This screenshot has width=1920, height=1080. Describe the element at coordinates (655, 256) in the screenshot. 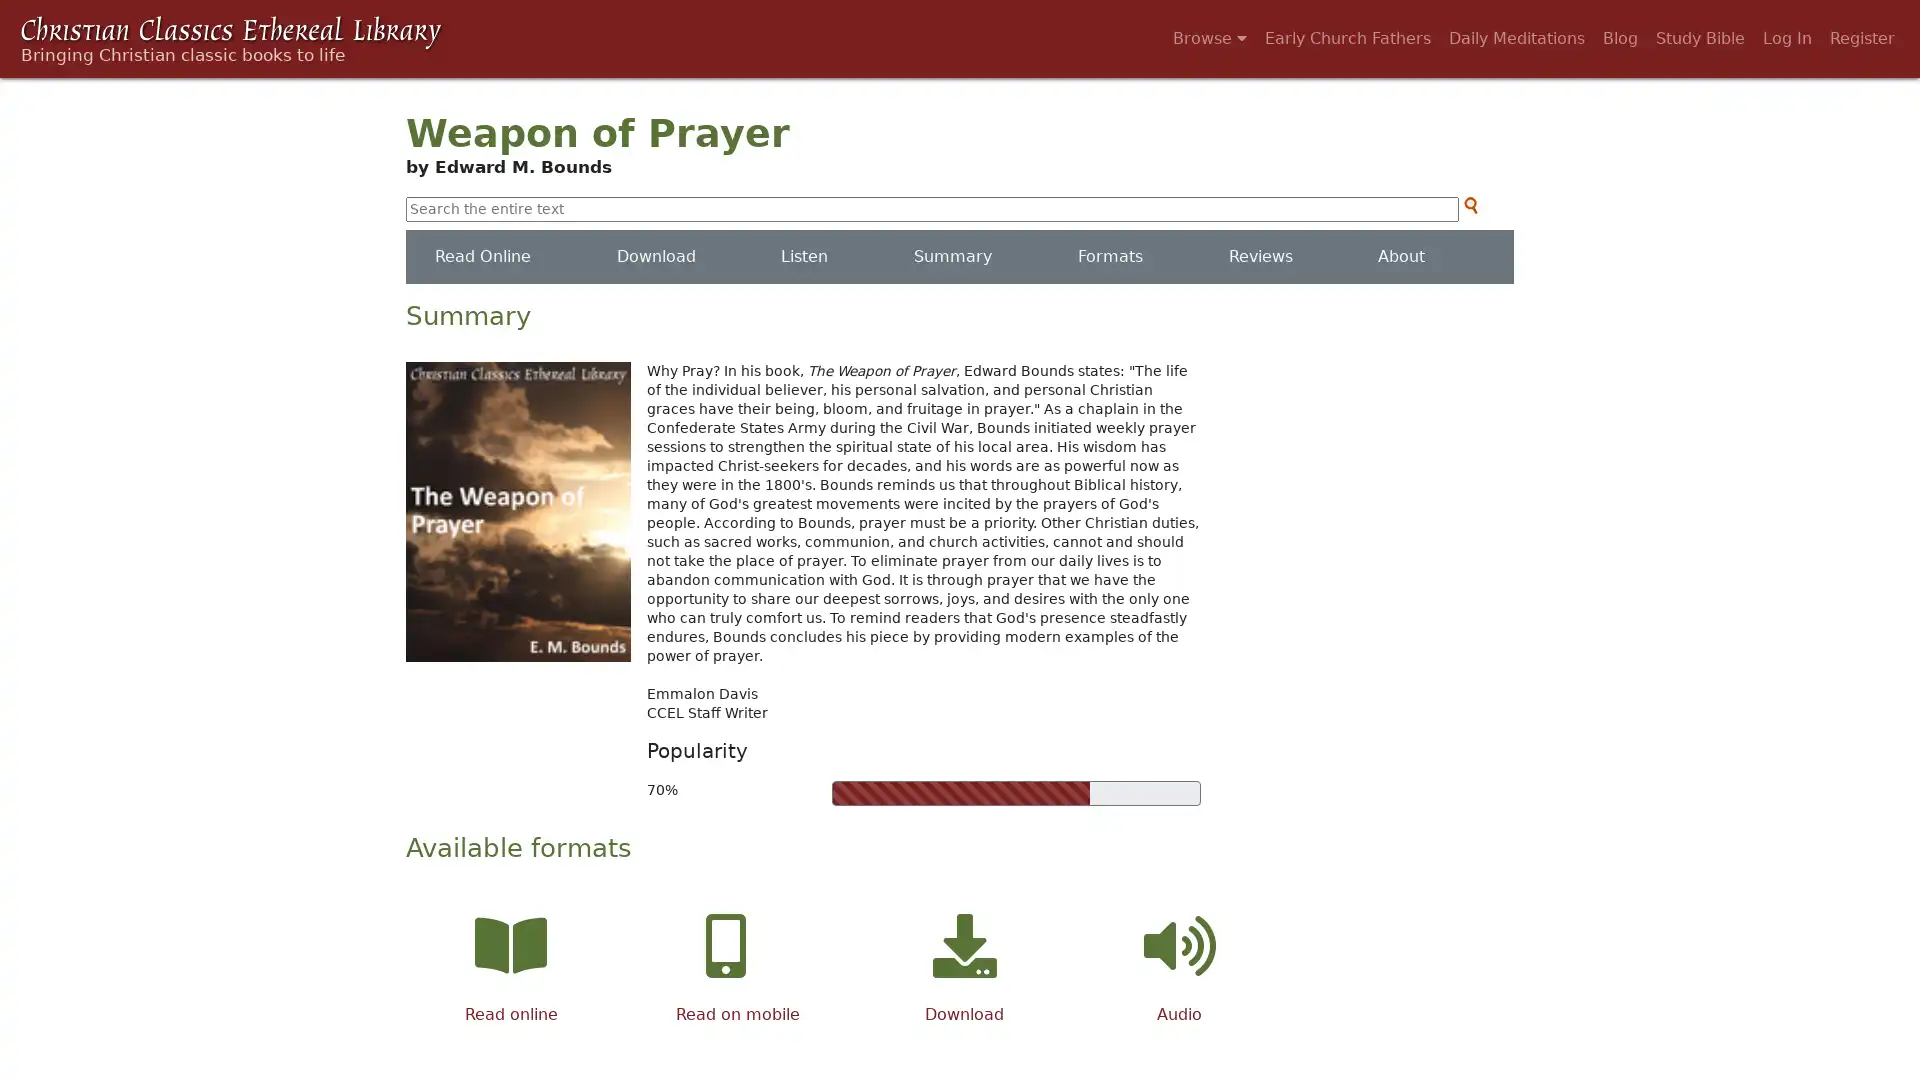

I see `Download` at that location.